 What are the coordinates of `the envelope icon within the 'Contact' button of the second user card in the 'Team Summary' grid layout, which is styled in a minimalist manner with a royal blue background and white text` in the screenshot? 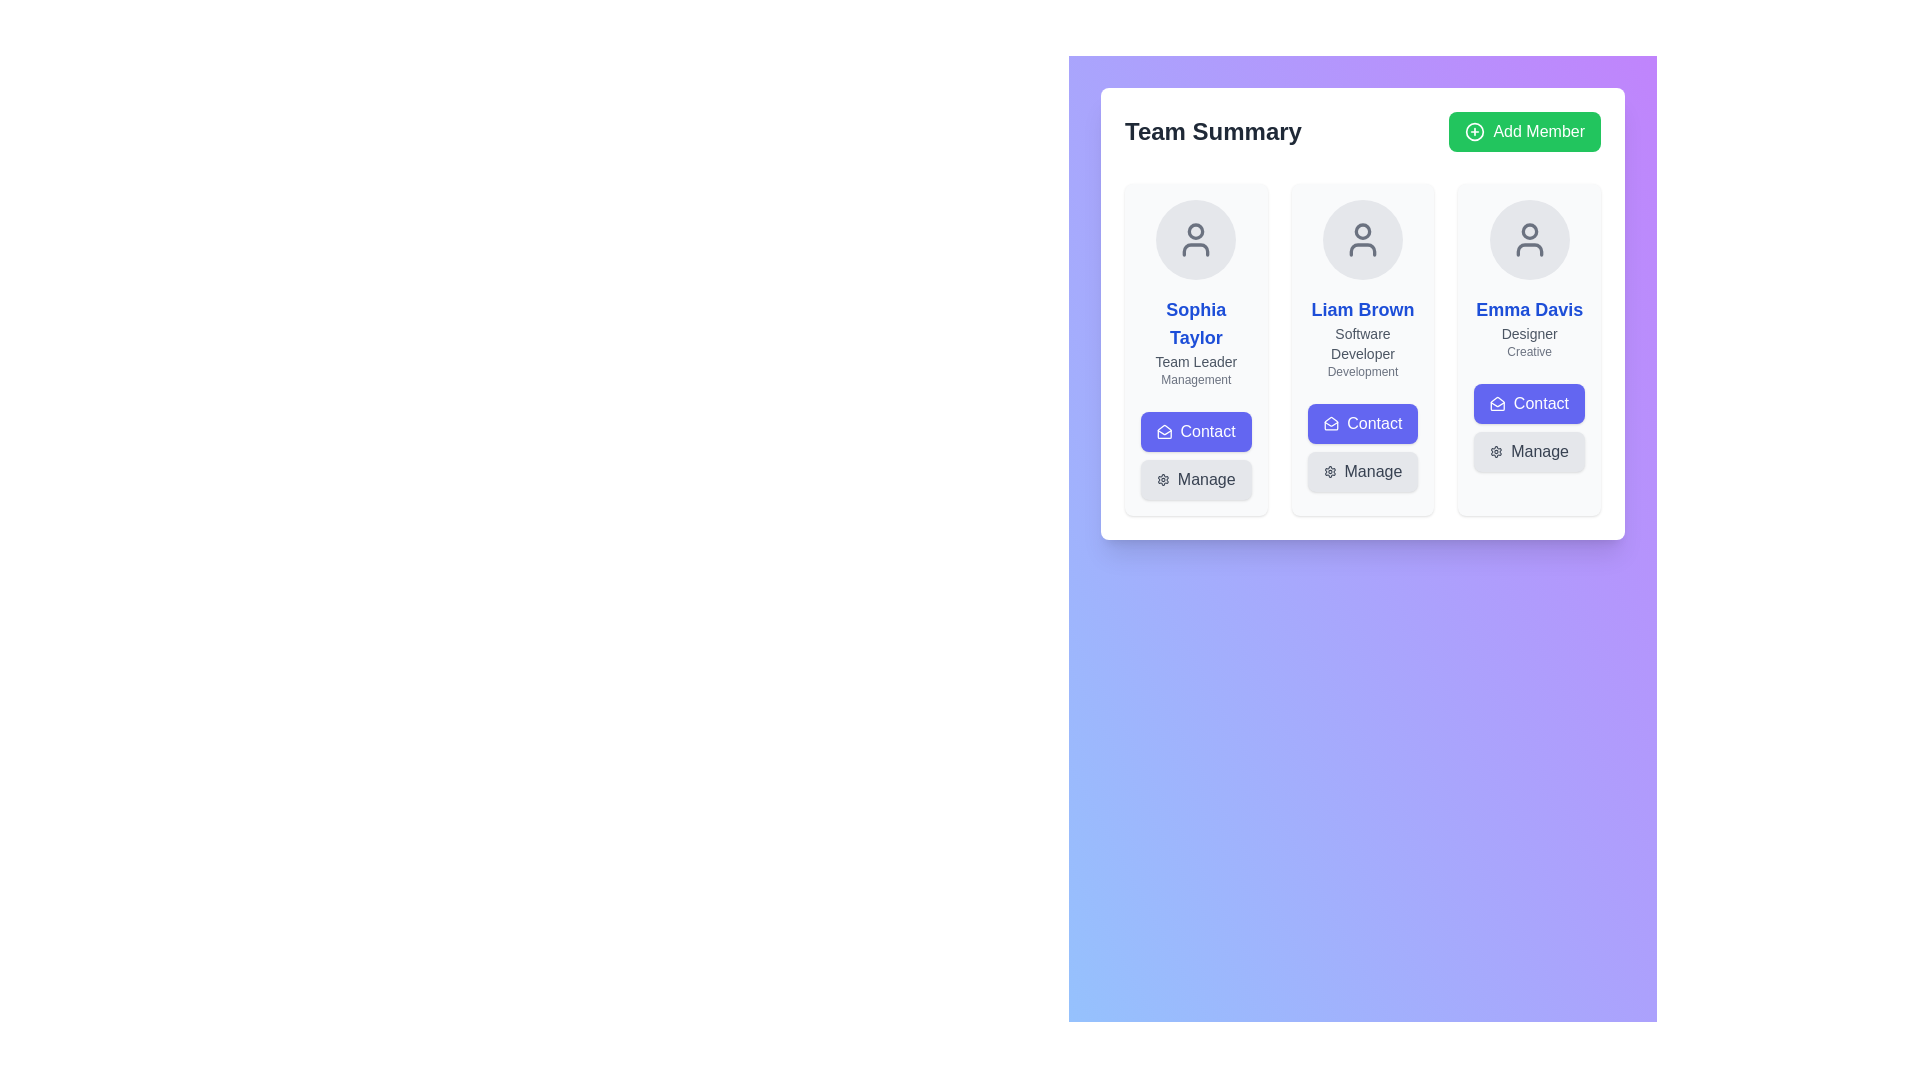 It's located at (1331, 423).